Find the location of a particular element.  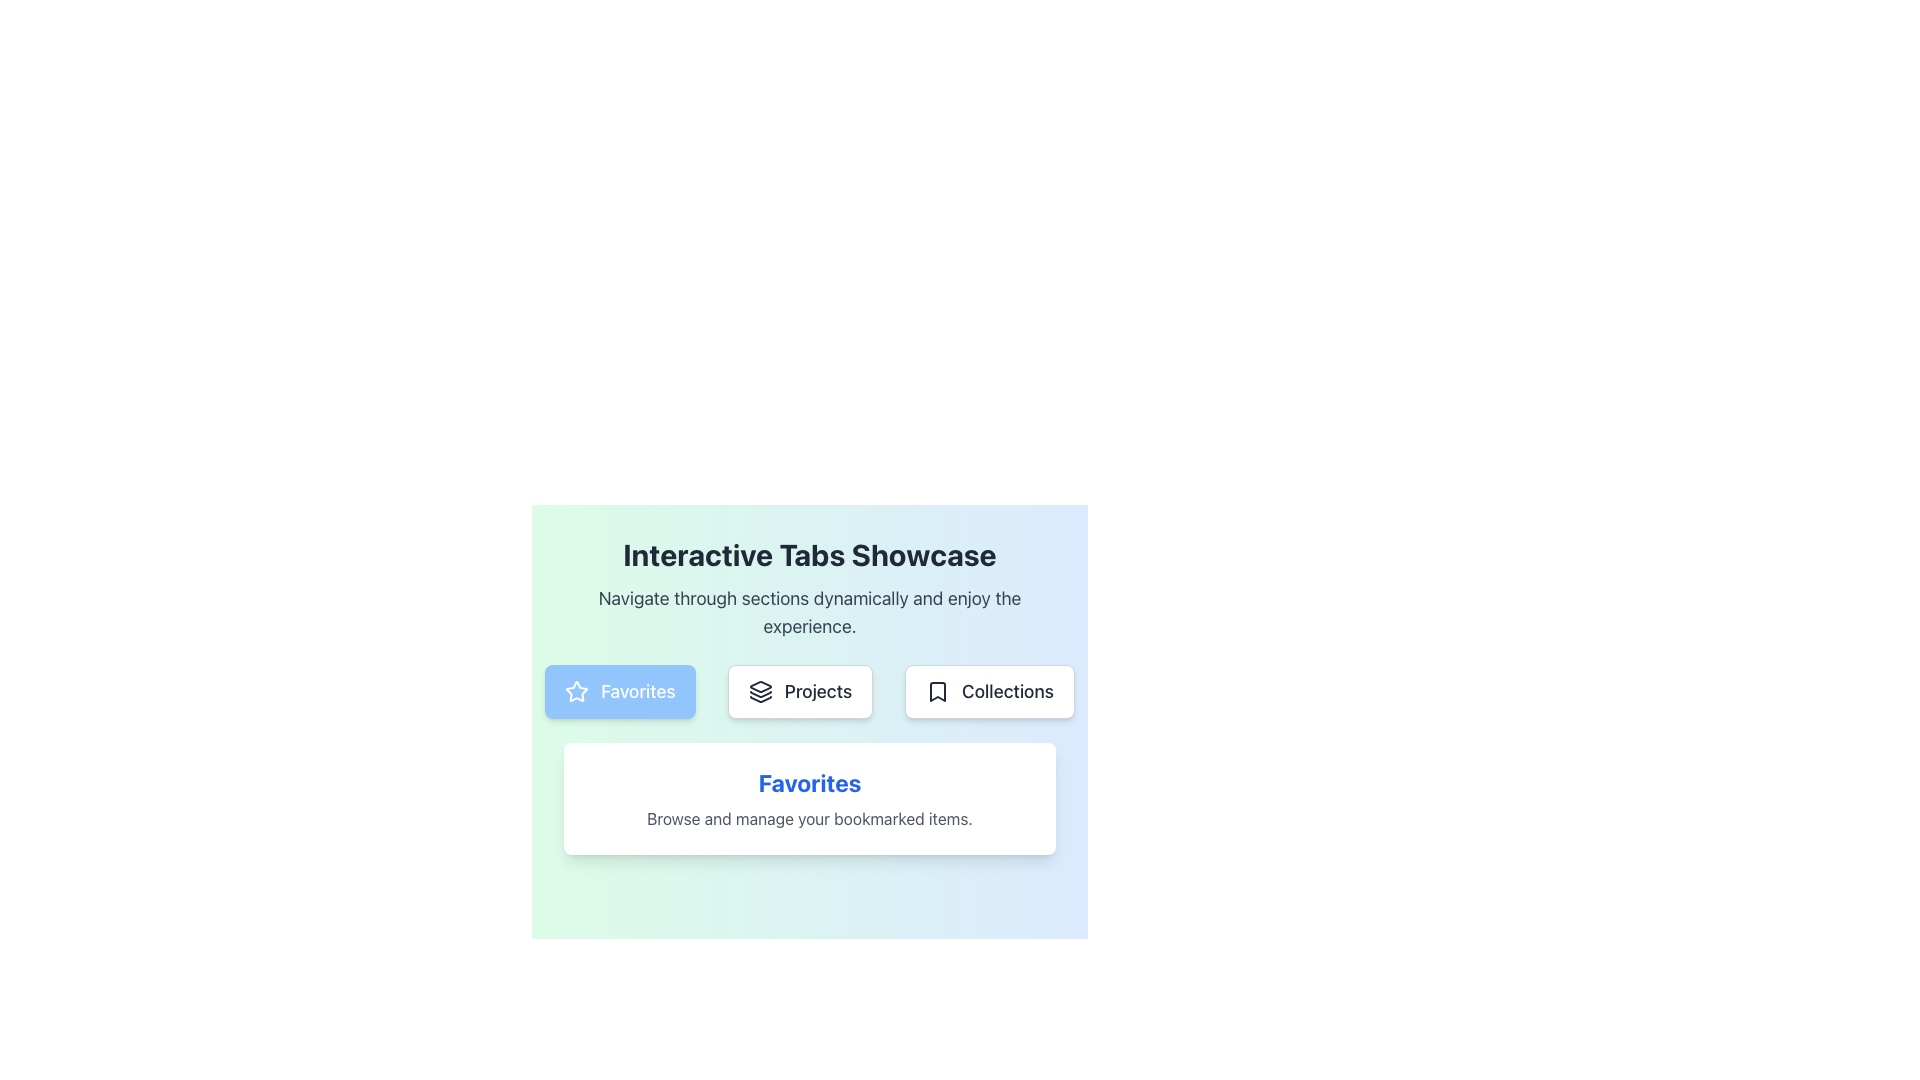

the icon resembling stacked layers located to the left of the 'Projects' button for additional details is located at coordinates (759, 690).